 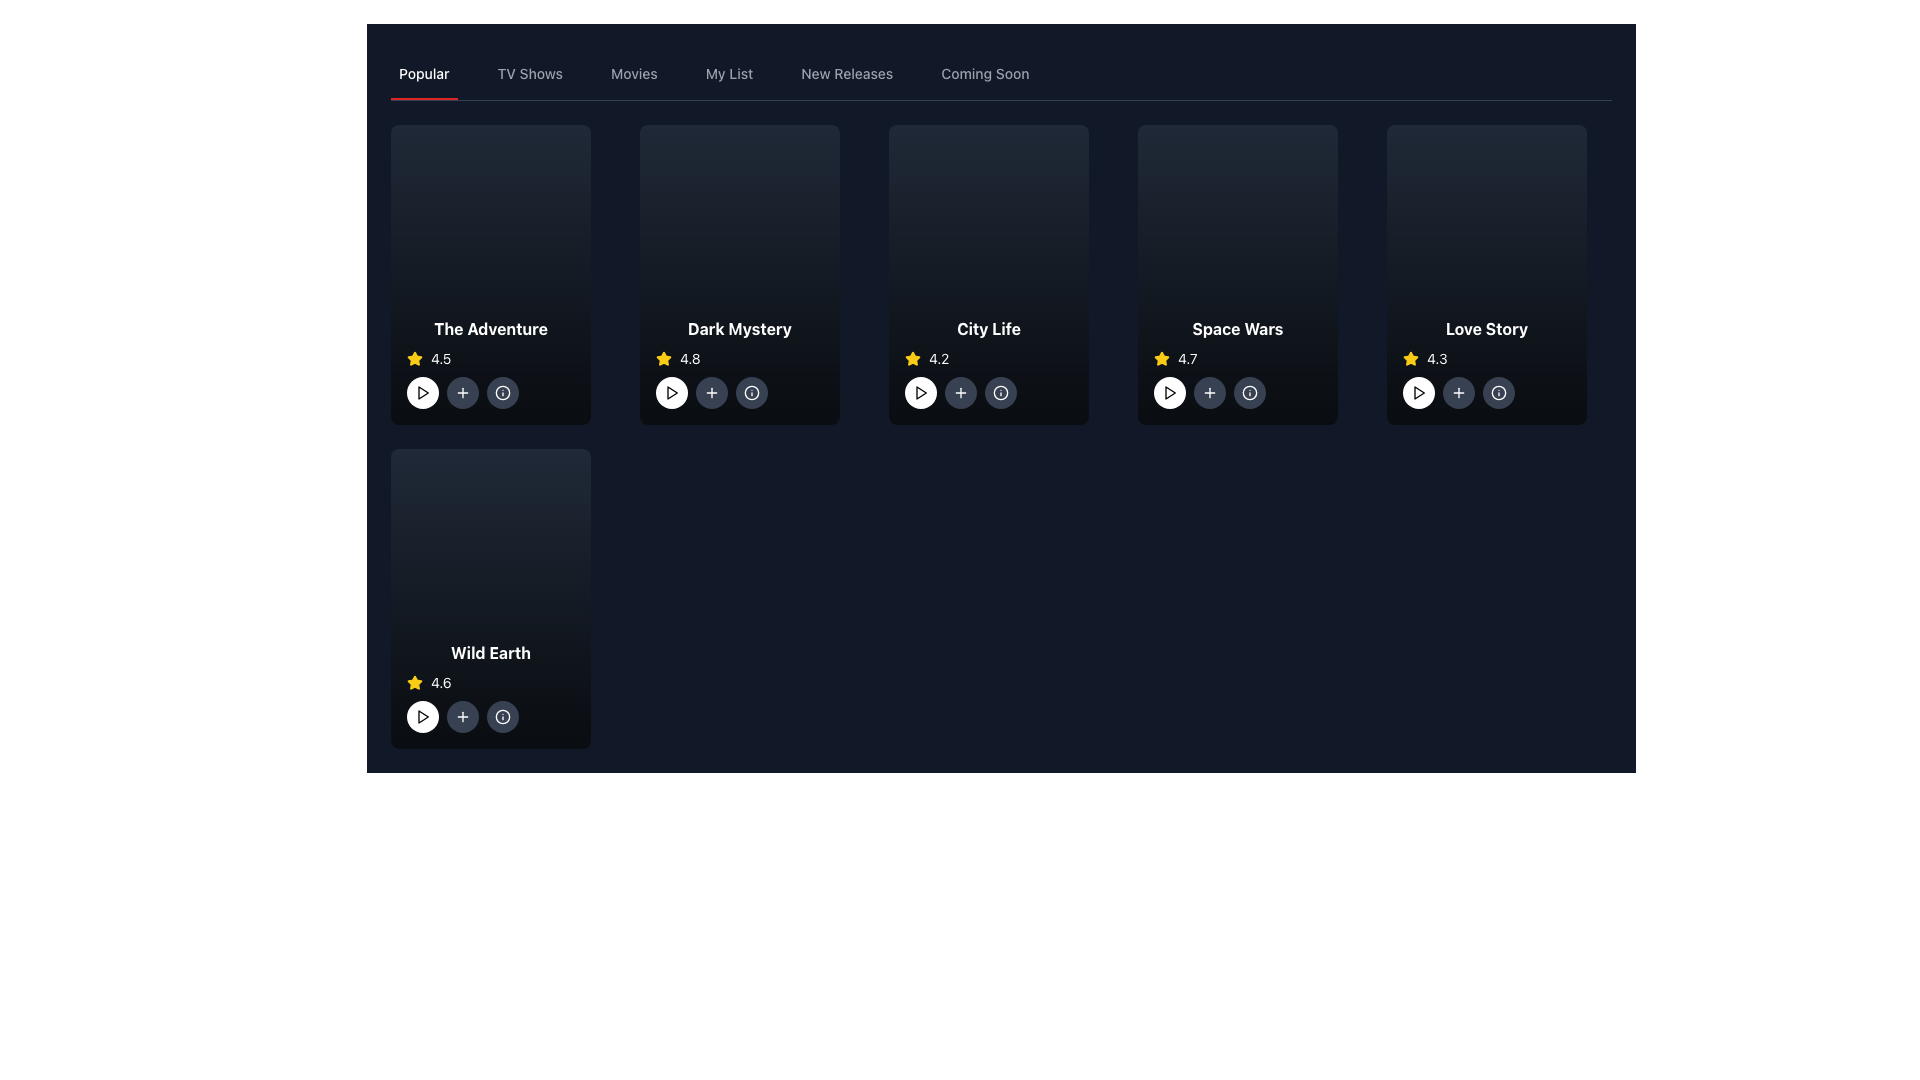 I want to click on the SVG vector graphic icon located in the lower-right corner of the 'Wild Earth' card, adjacent to the '+' and play buttons, so click(x=503, y=716).